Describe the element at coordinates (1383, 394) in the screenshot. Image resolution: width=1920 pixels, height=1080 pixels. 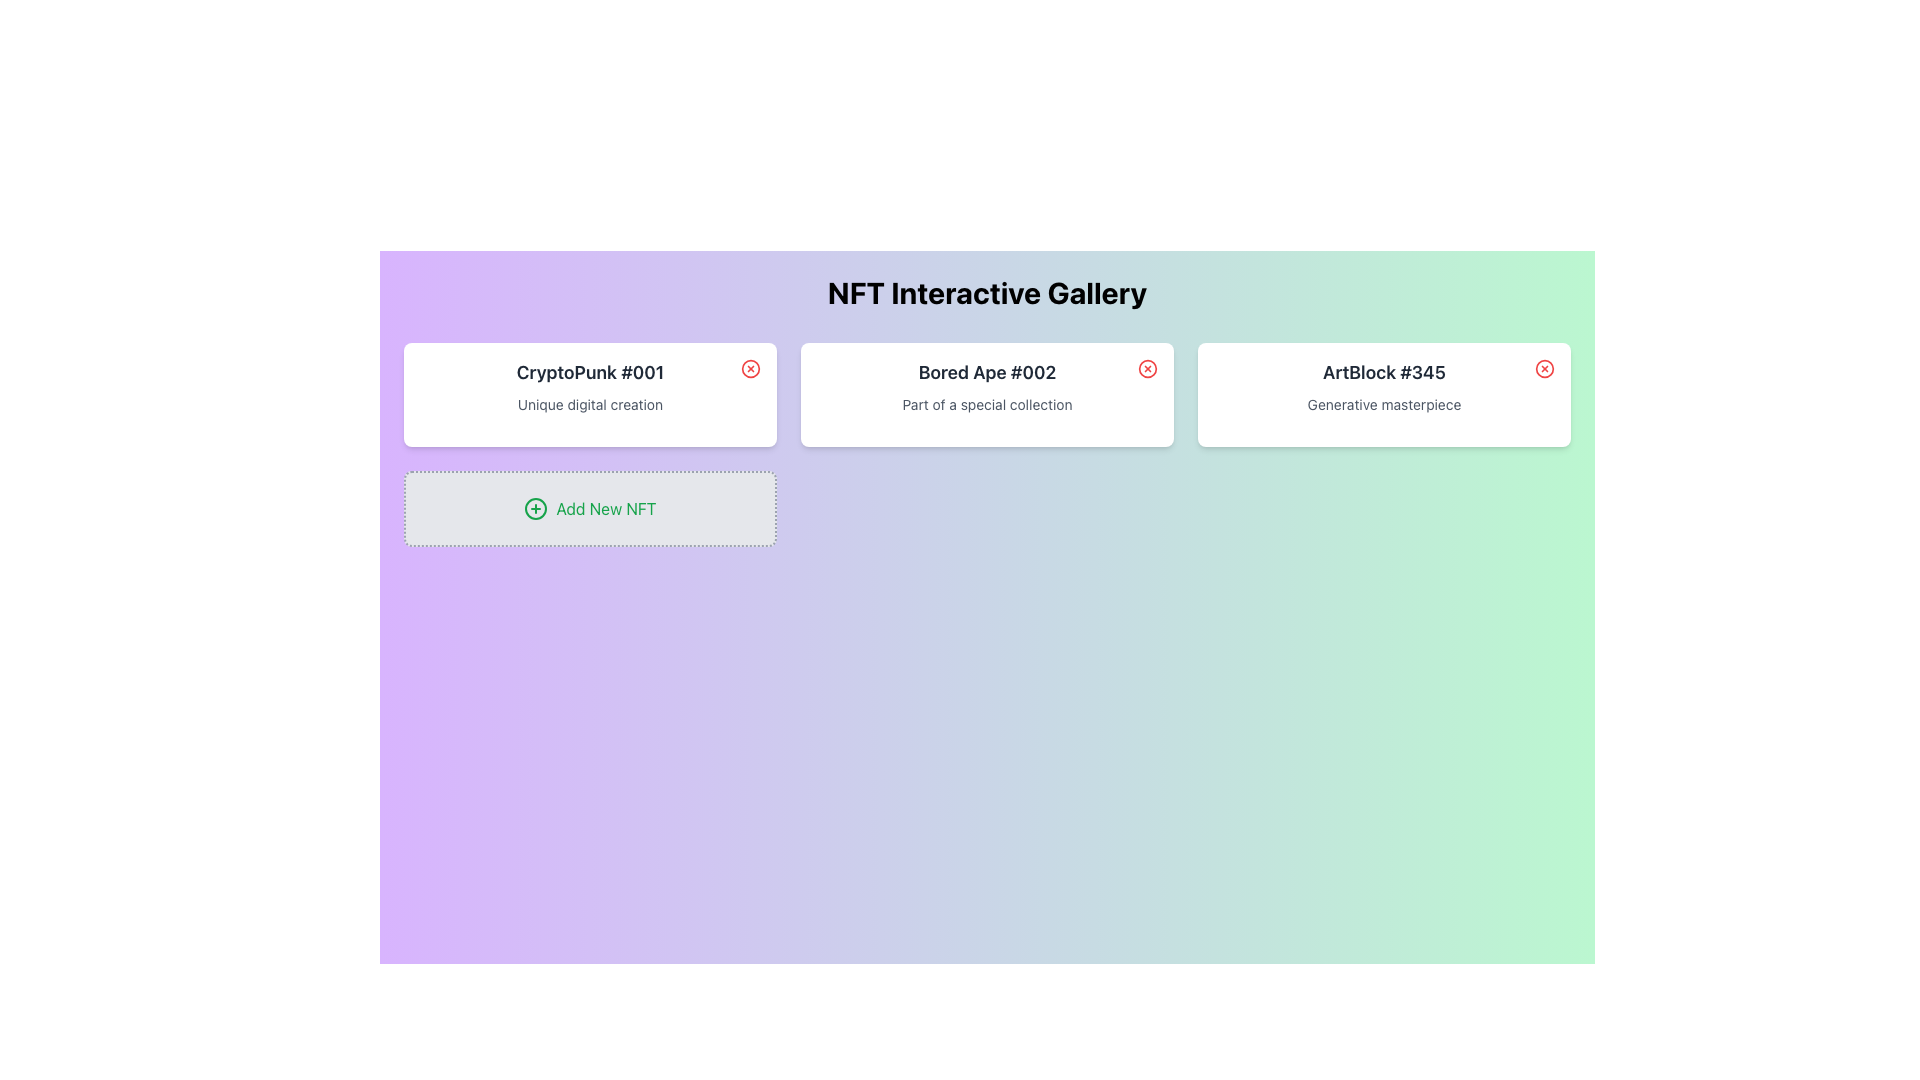
I see `the Information Card displaying an NFT item, which is the third card in a horizontal grid, located to the right of the 'Bored Ape #002' card` at that location.